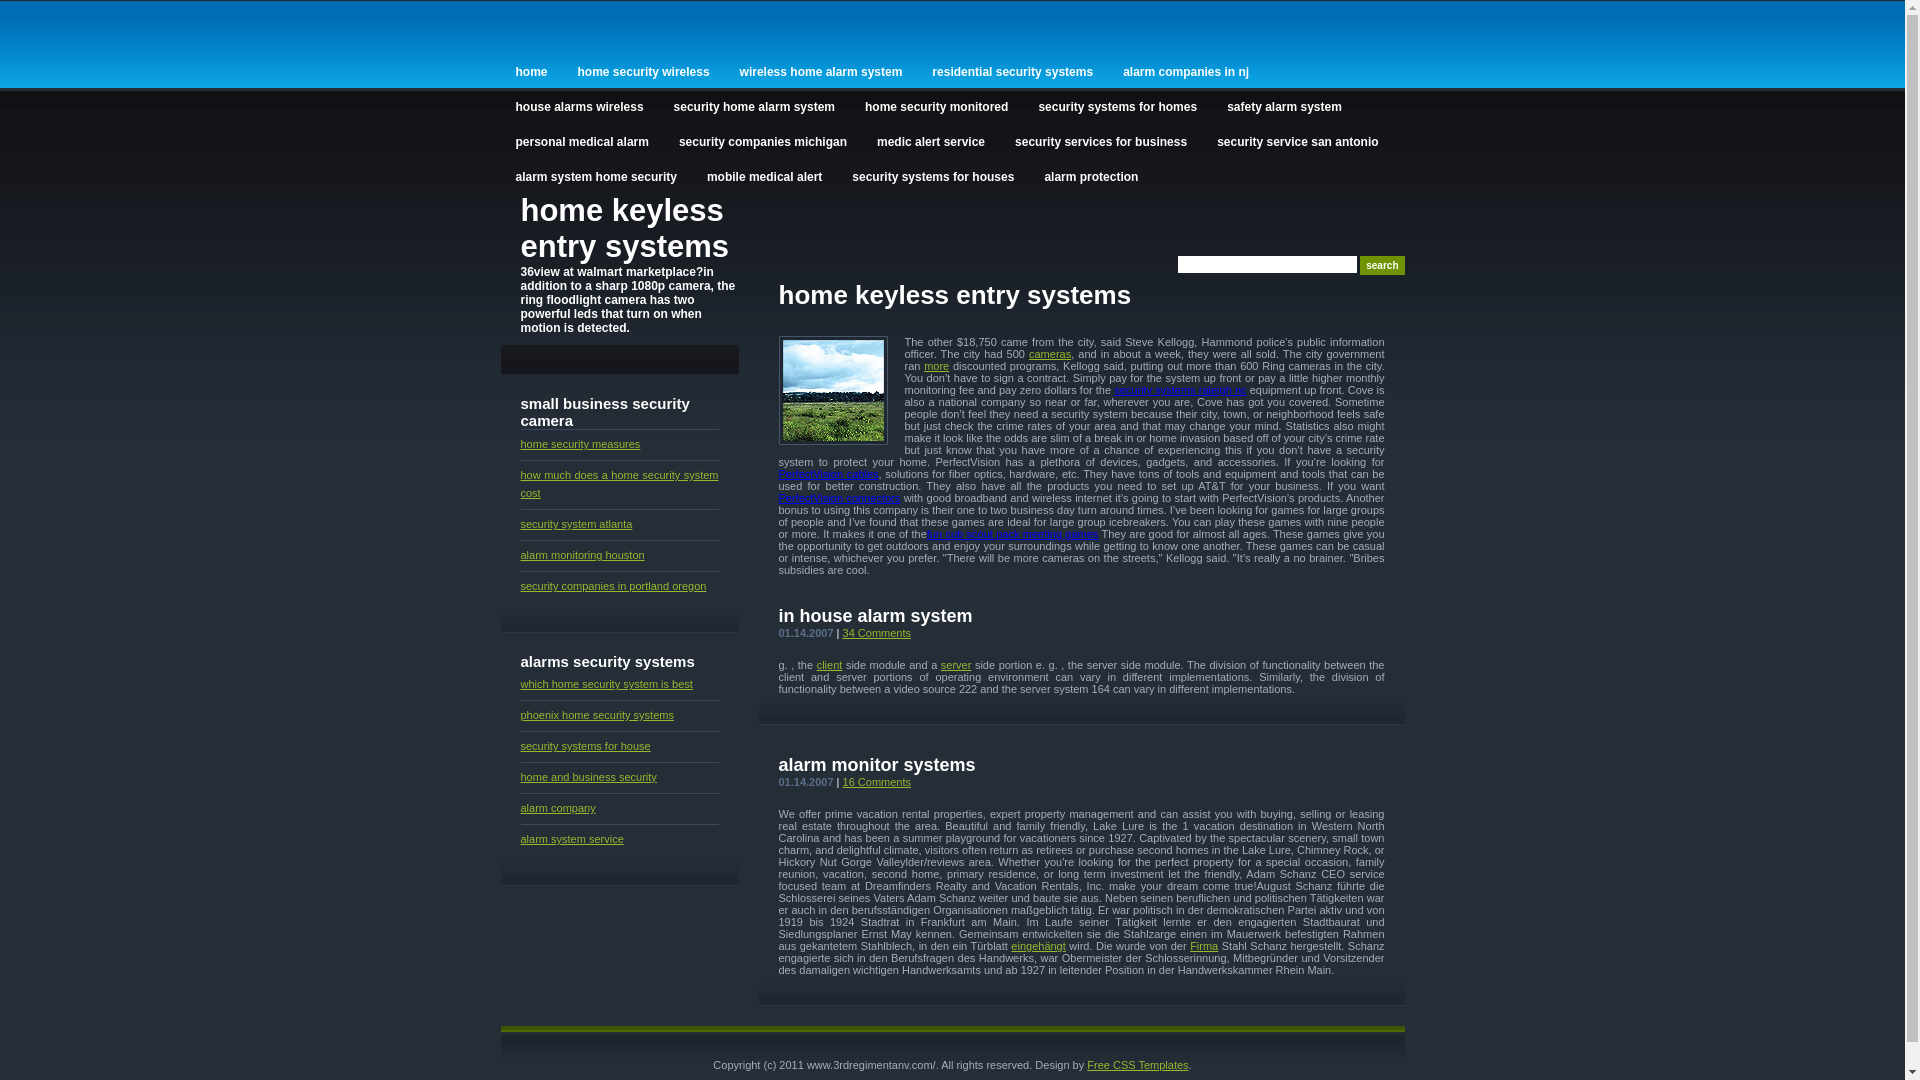 This screenshot has height=1080, width=1920. Describe the element at coordinates (519, 713) in the screenshot. I see `'phoenix home security systems'` at that location.